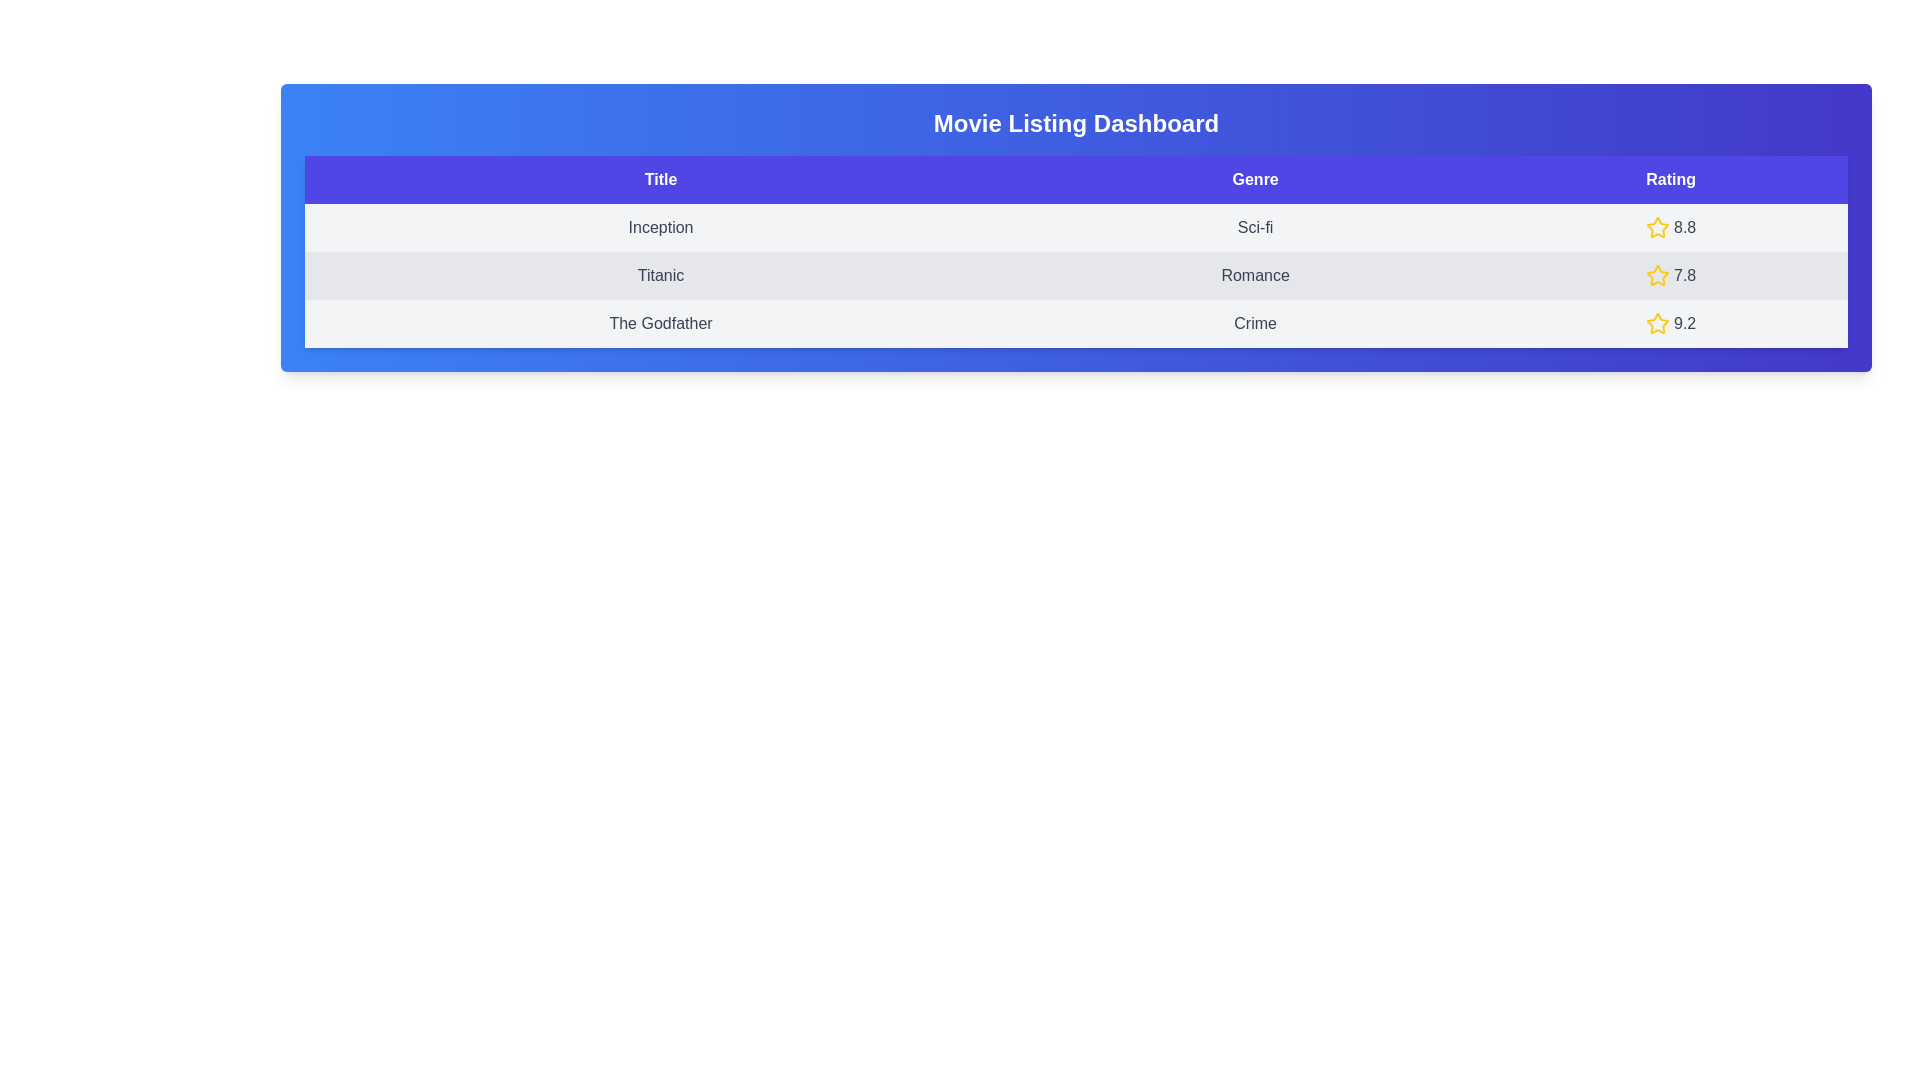 The image size is (1920, 1080). I want to click on text of the genre classification label displaying 'Romance' located in the second row of the table under the 'Genre' column, so click(1254, 276).